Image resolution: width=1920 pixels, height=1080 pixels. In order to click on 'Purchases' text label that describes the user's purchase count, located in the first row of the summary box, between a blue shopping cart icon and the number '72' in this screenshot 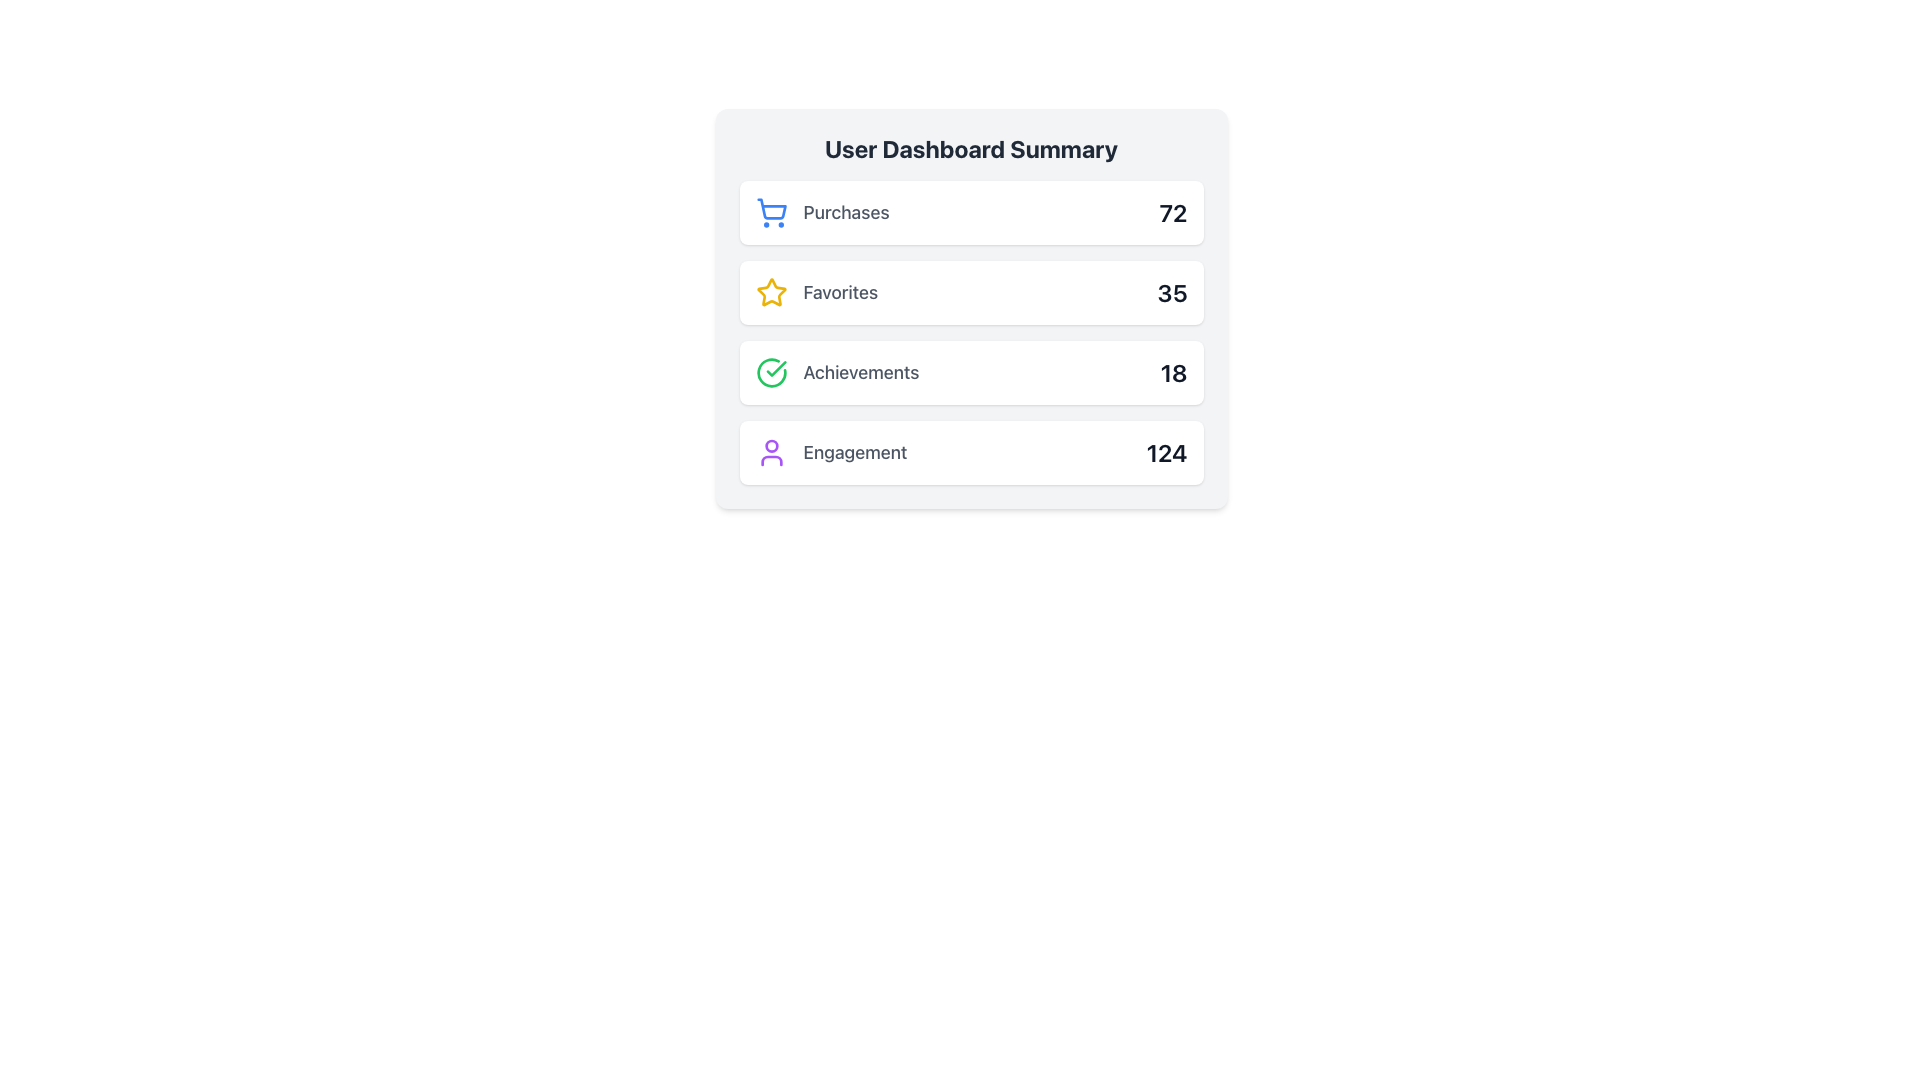, I will do `click(846, 212)`.